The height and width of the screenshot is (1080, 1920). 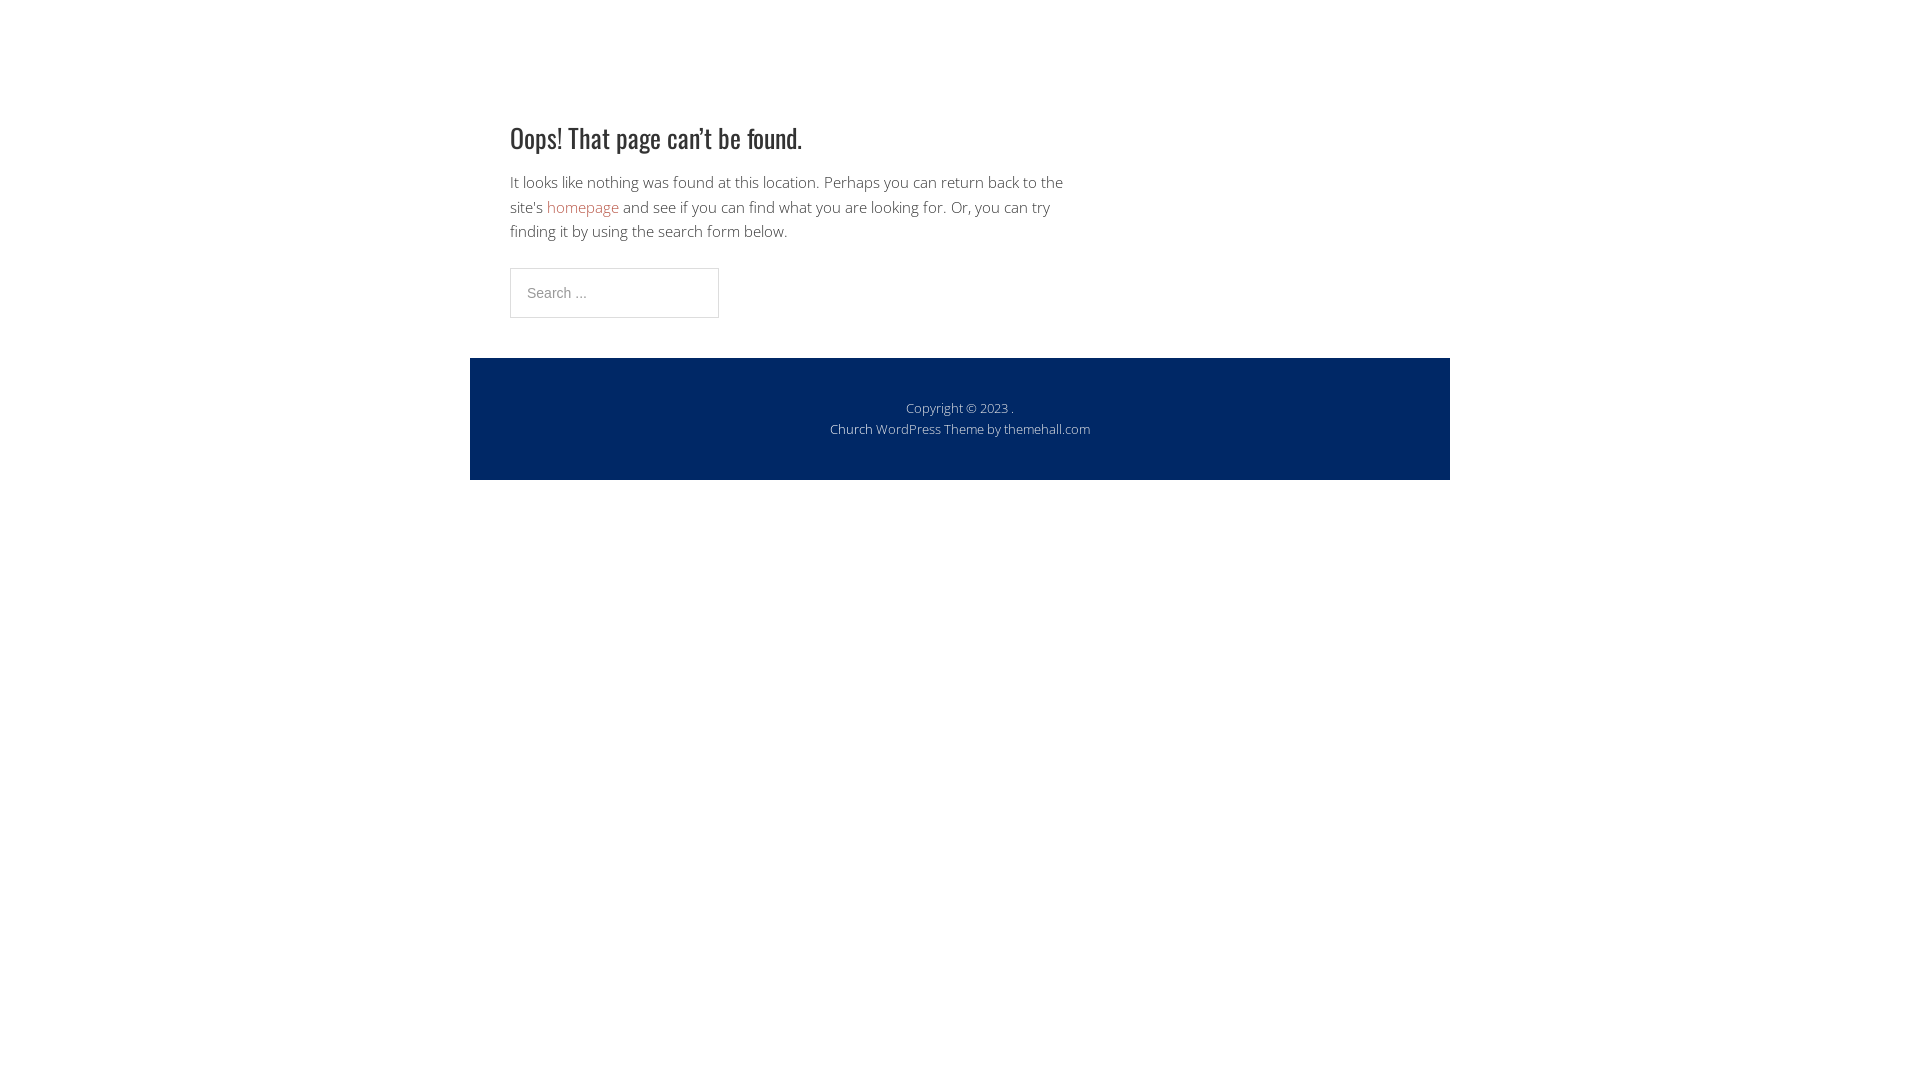 What do you see at coordinates (613, 293) in the screenshot?
I see `'Search for:'` at bounding box center [613, 293].